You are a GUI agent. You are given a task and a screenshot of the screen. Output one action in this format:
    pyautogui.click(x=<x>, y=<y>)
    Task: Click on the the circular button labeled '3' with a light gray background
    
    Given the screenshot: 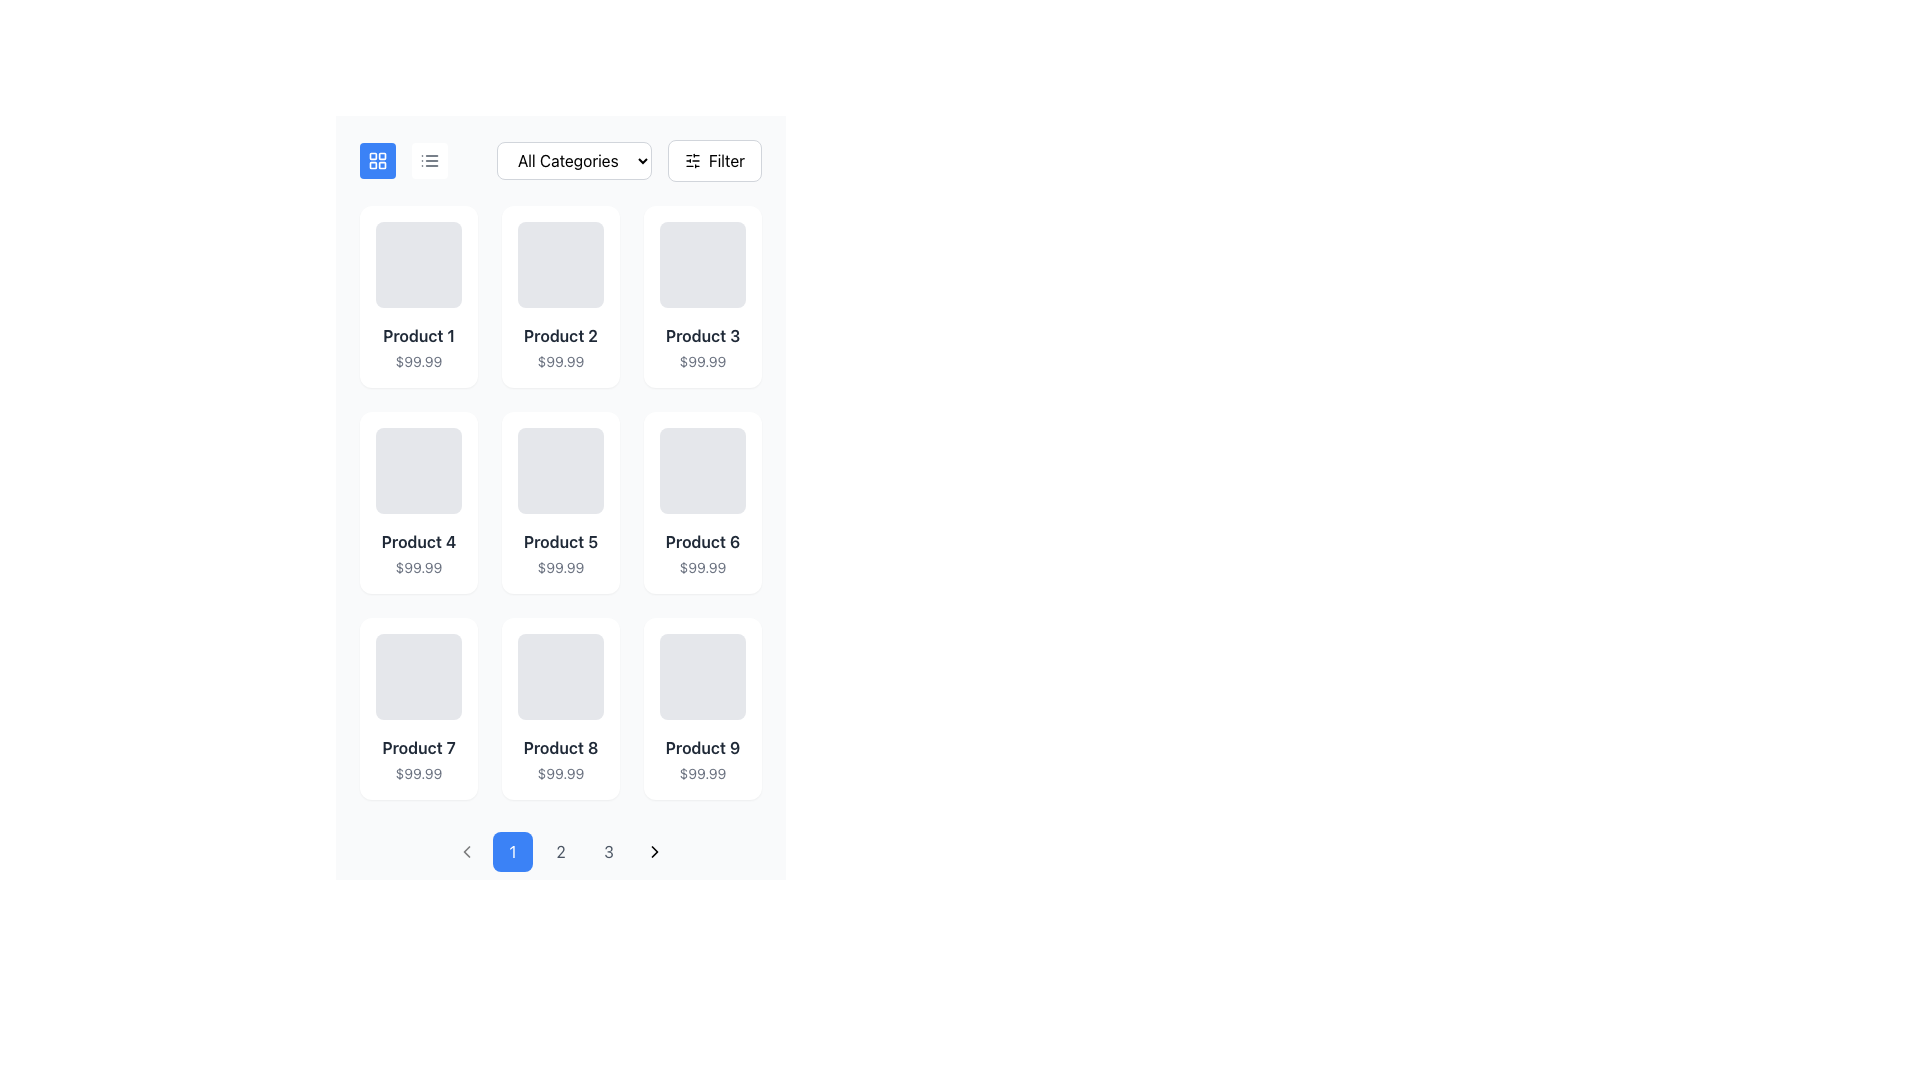 What is the action you would take?
    pyautogui.click(x=608, y=852)
    